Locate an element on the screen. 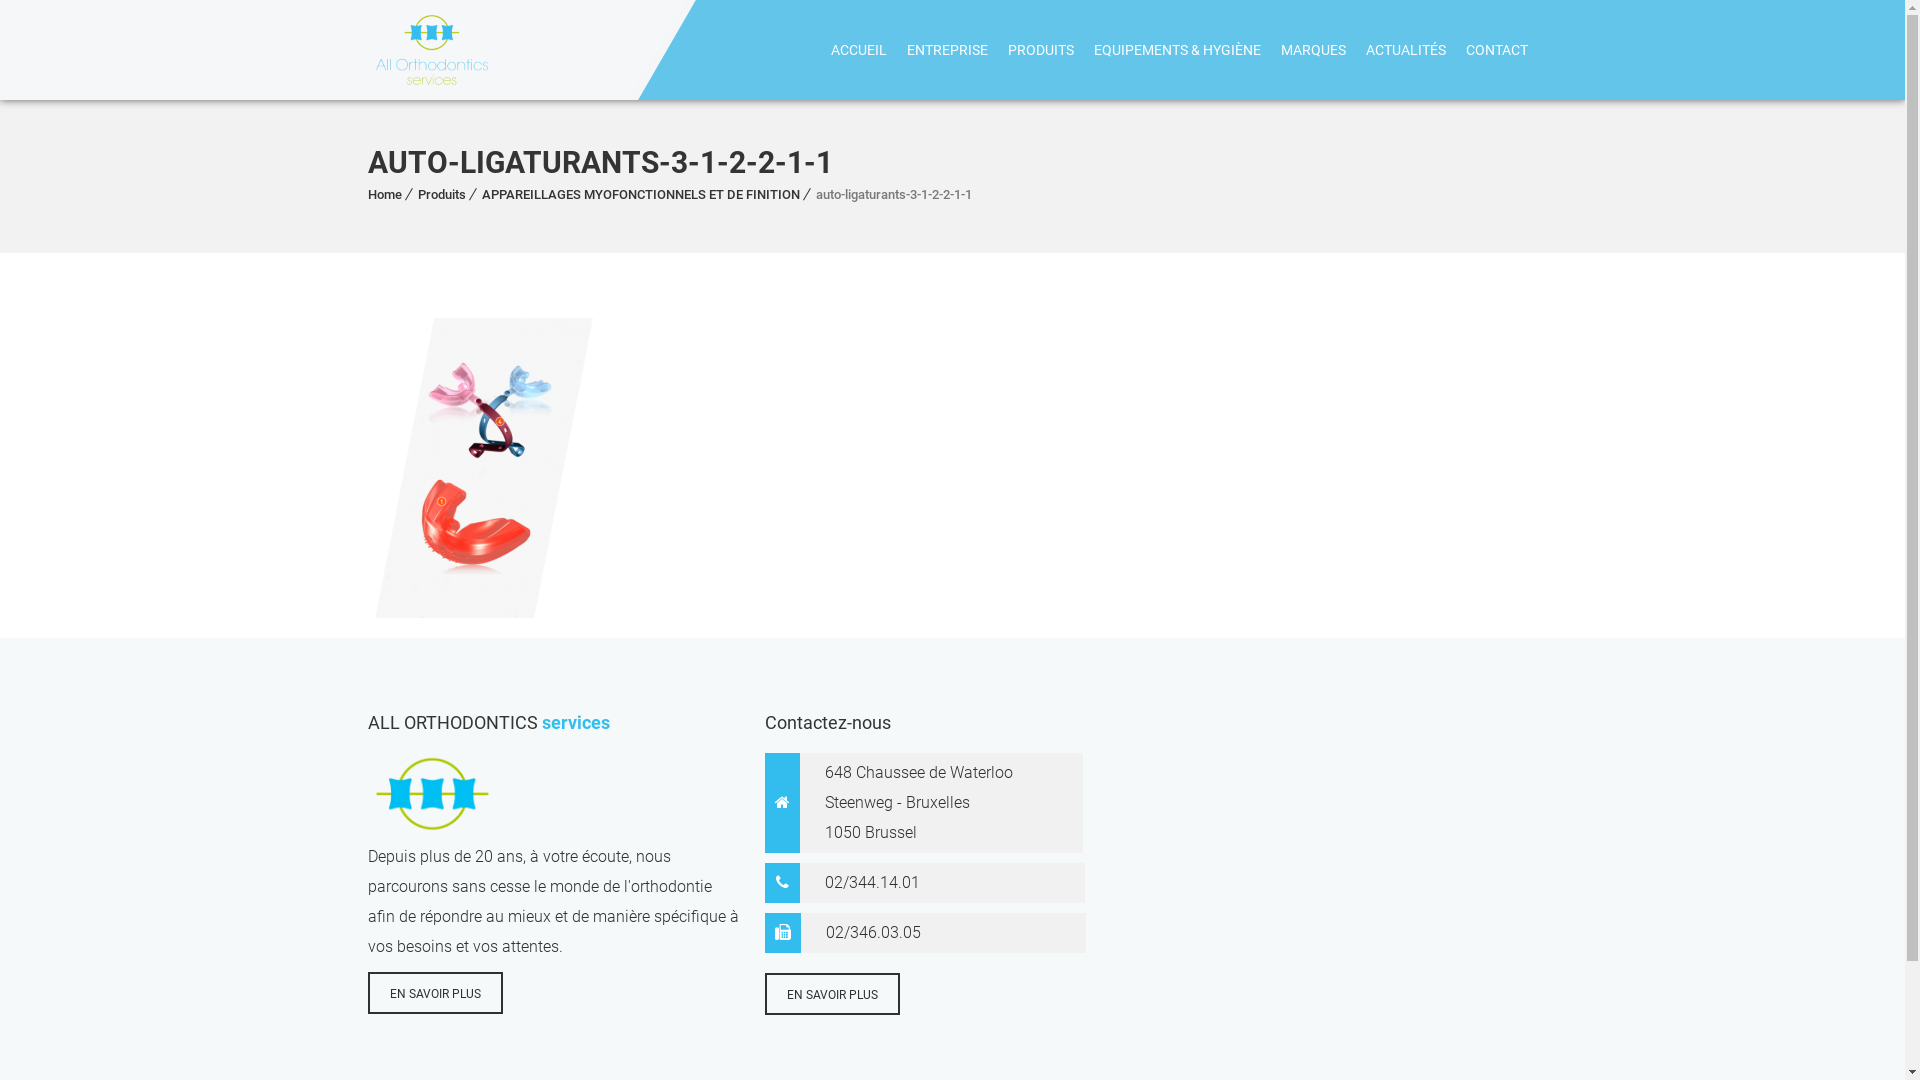 This screenshot has width=1920, height=1080. 'MARQUES' is located at coordinates (1269, 49).